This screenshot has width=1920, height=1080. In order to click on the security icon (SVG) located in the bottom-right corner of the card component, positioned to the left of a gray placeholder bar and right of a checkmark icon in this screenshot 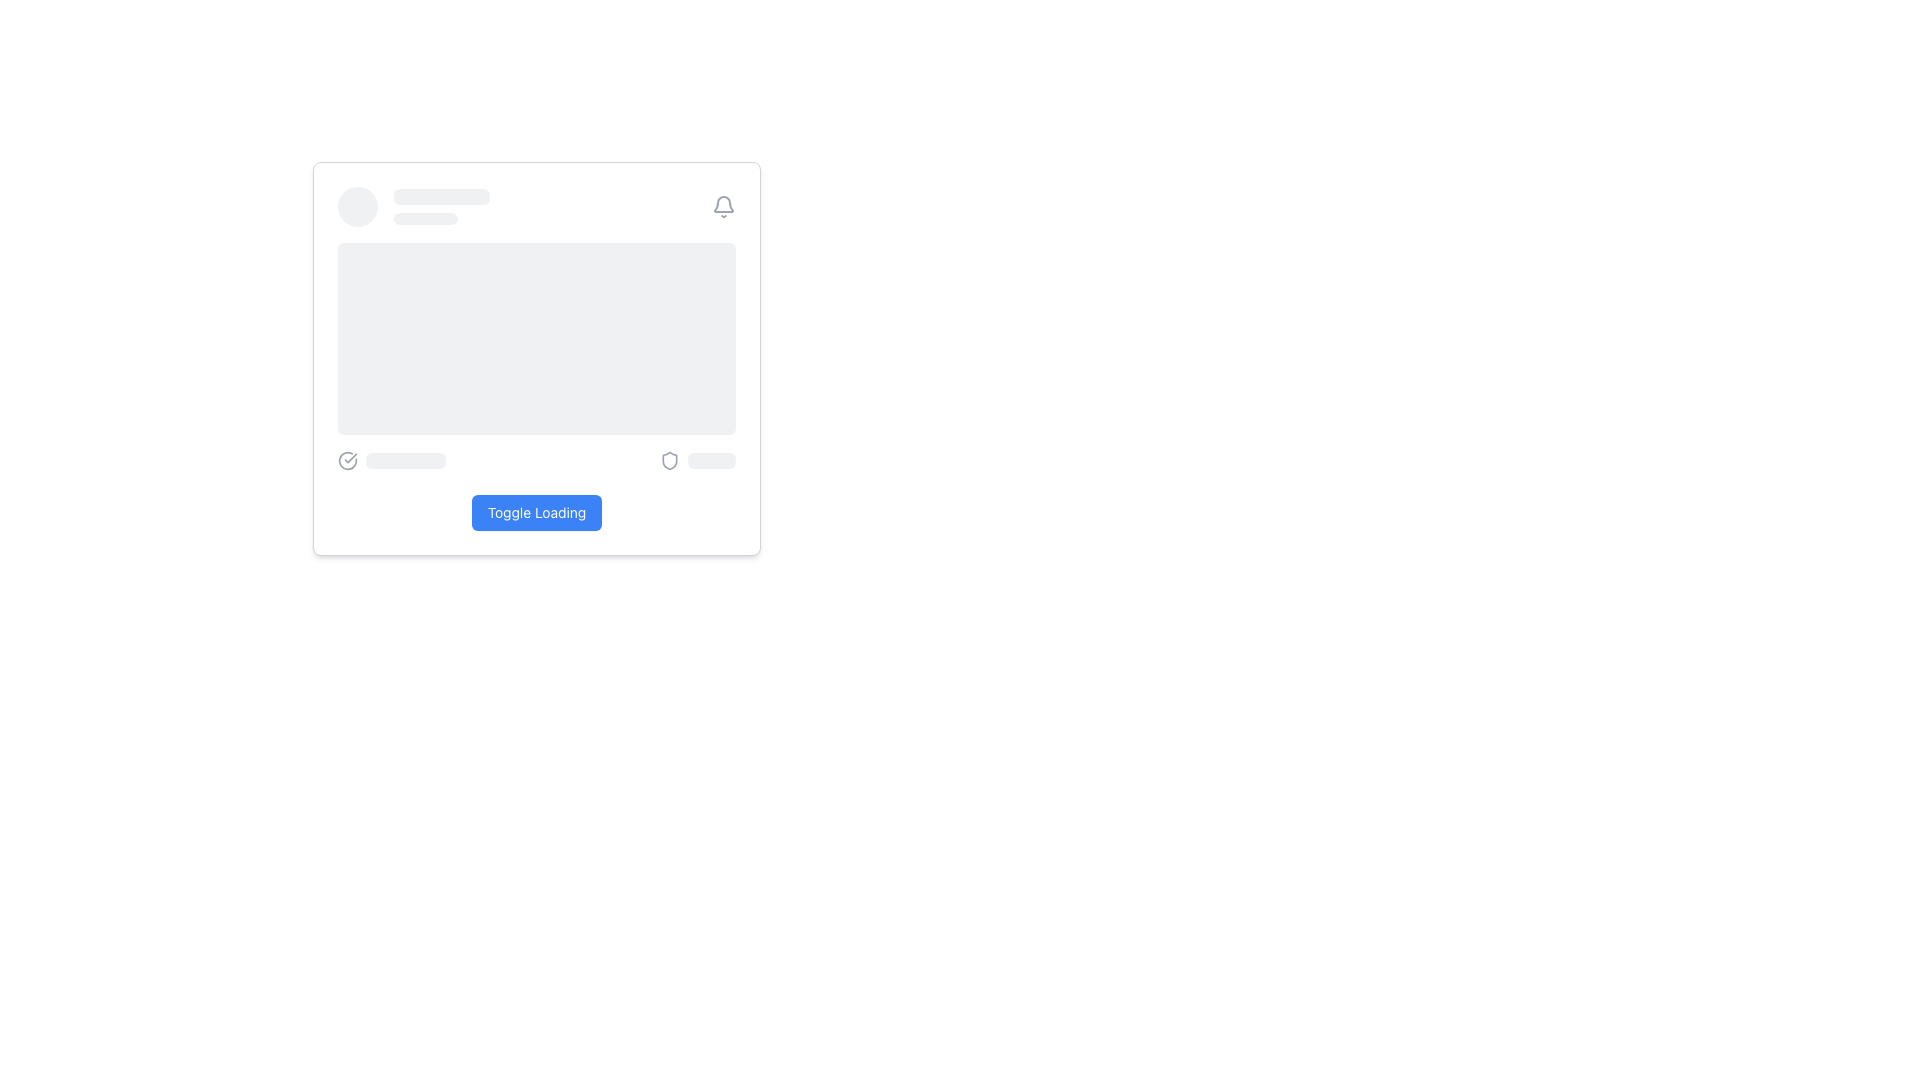, I will do `click(670, 461)`.